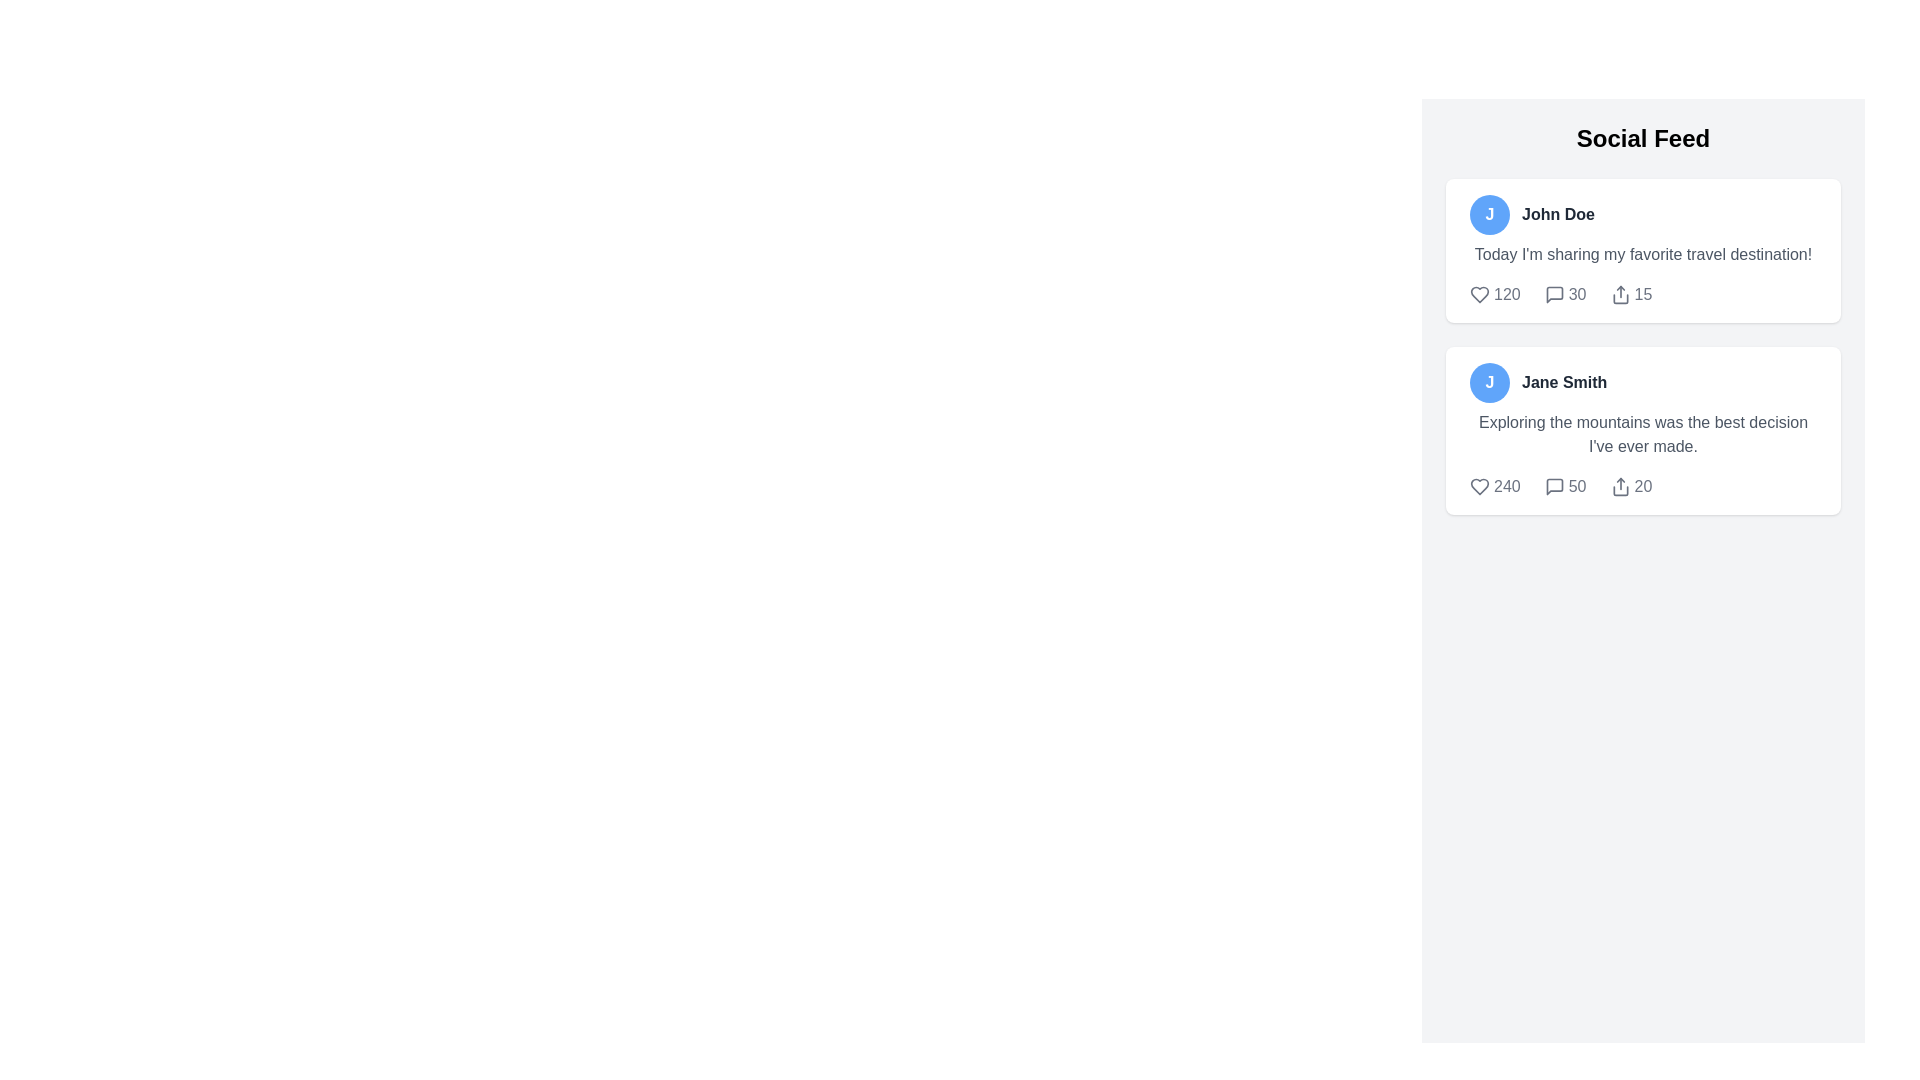  I want to click on the interactive display component that shows a message bubble icon followed by the number '30', so click(1564, 294).